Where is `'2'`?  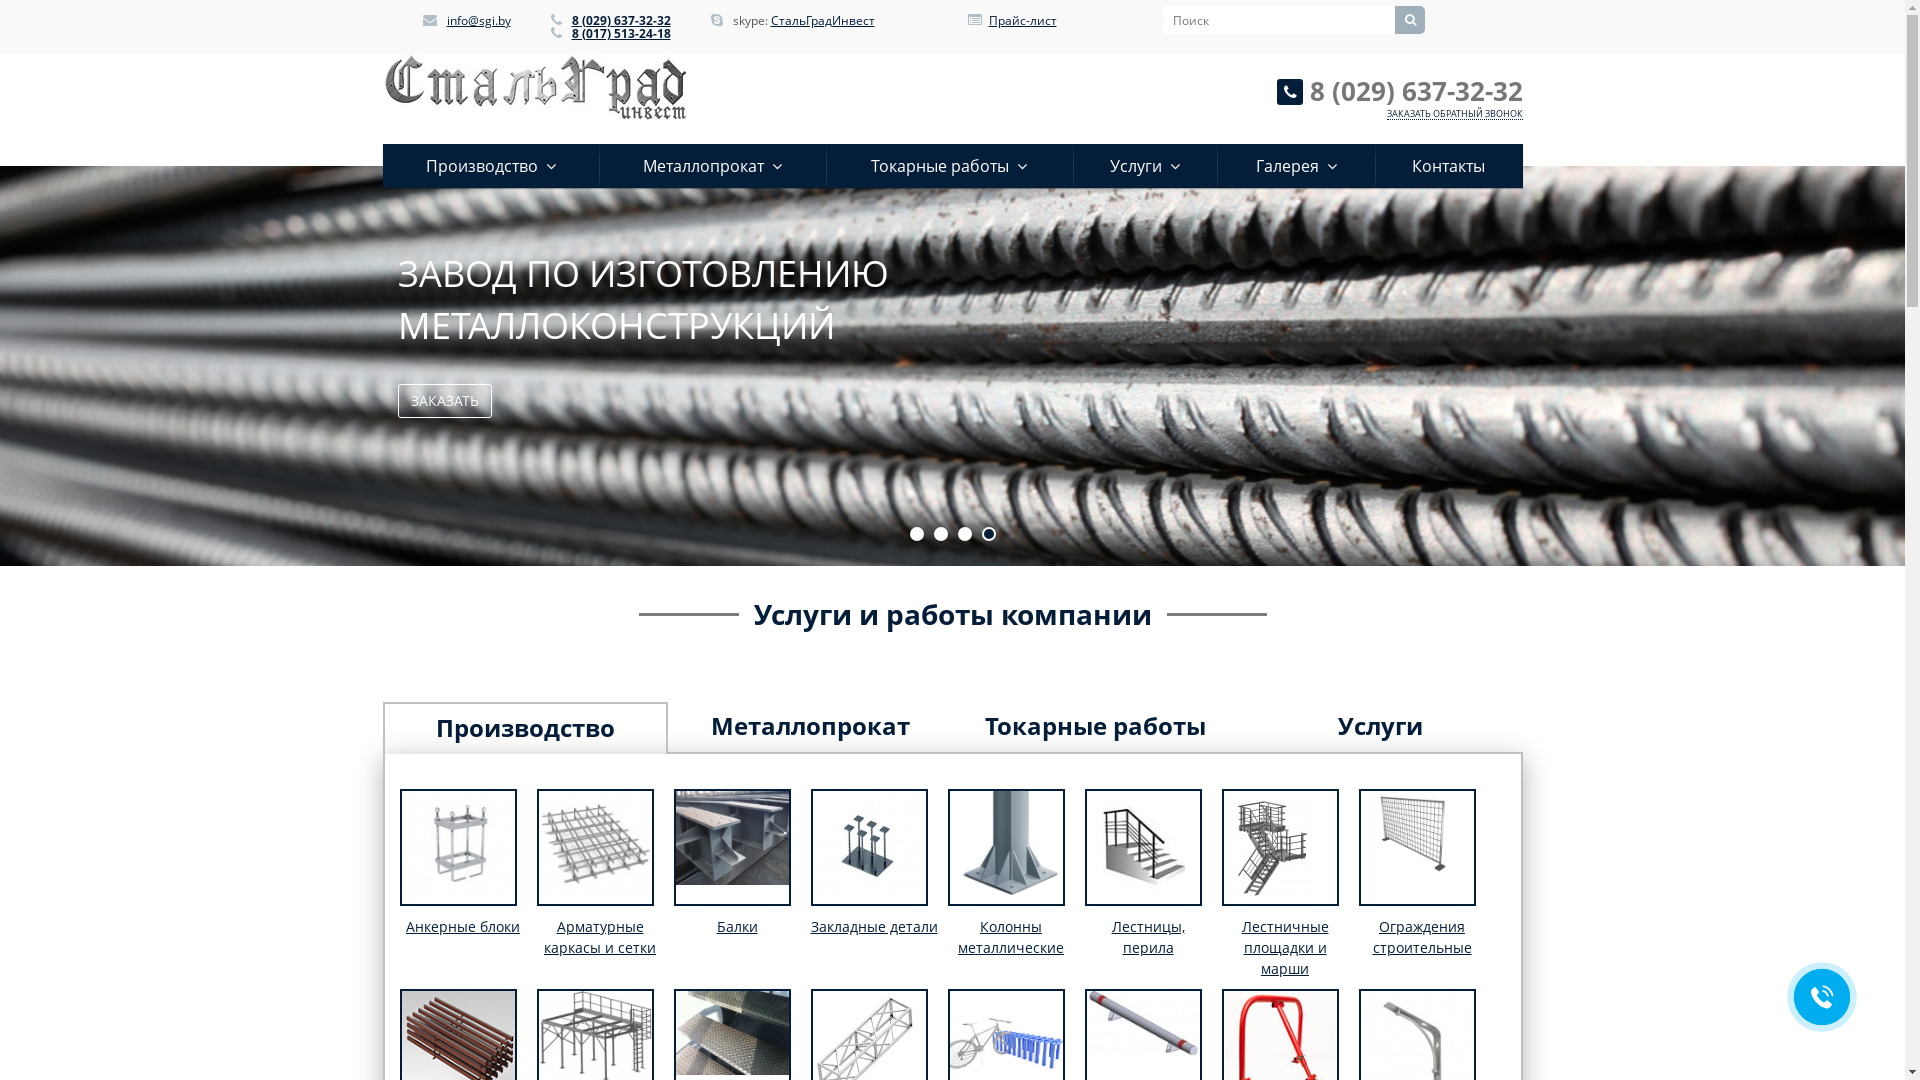
'2' is located at coordinates (939, 532).